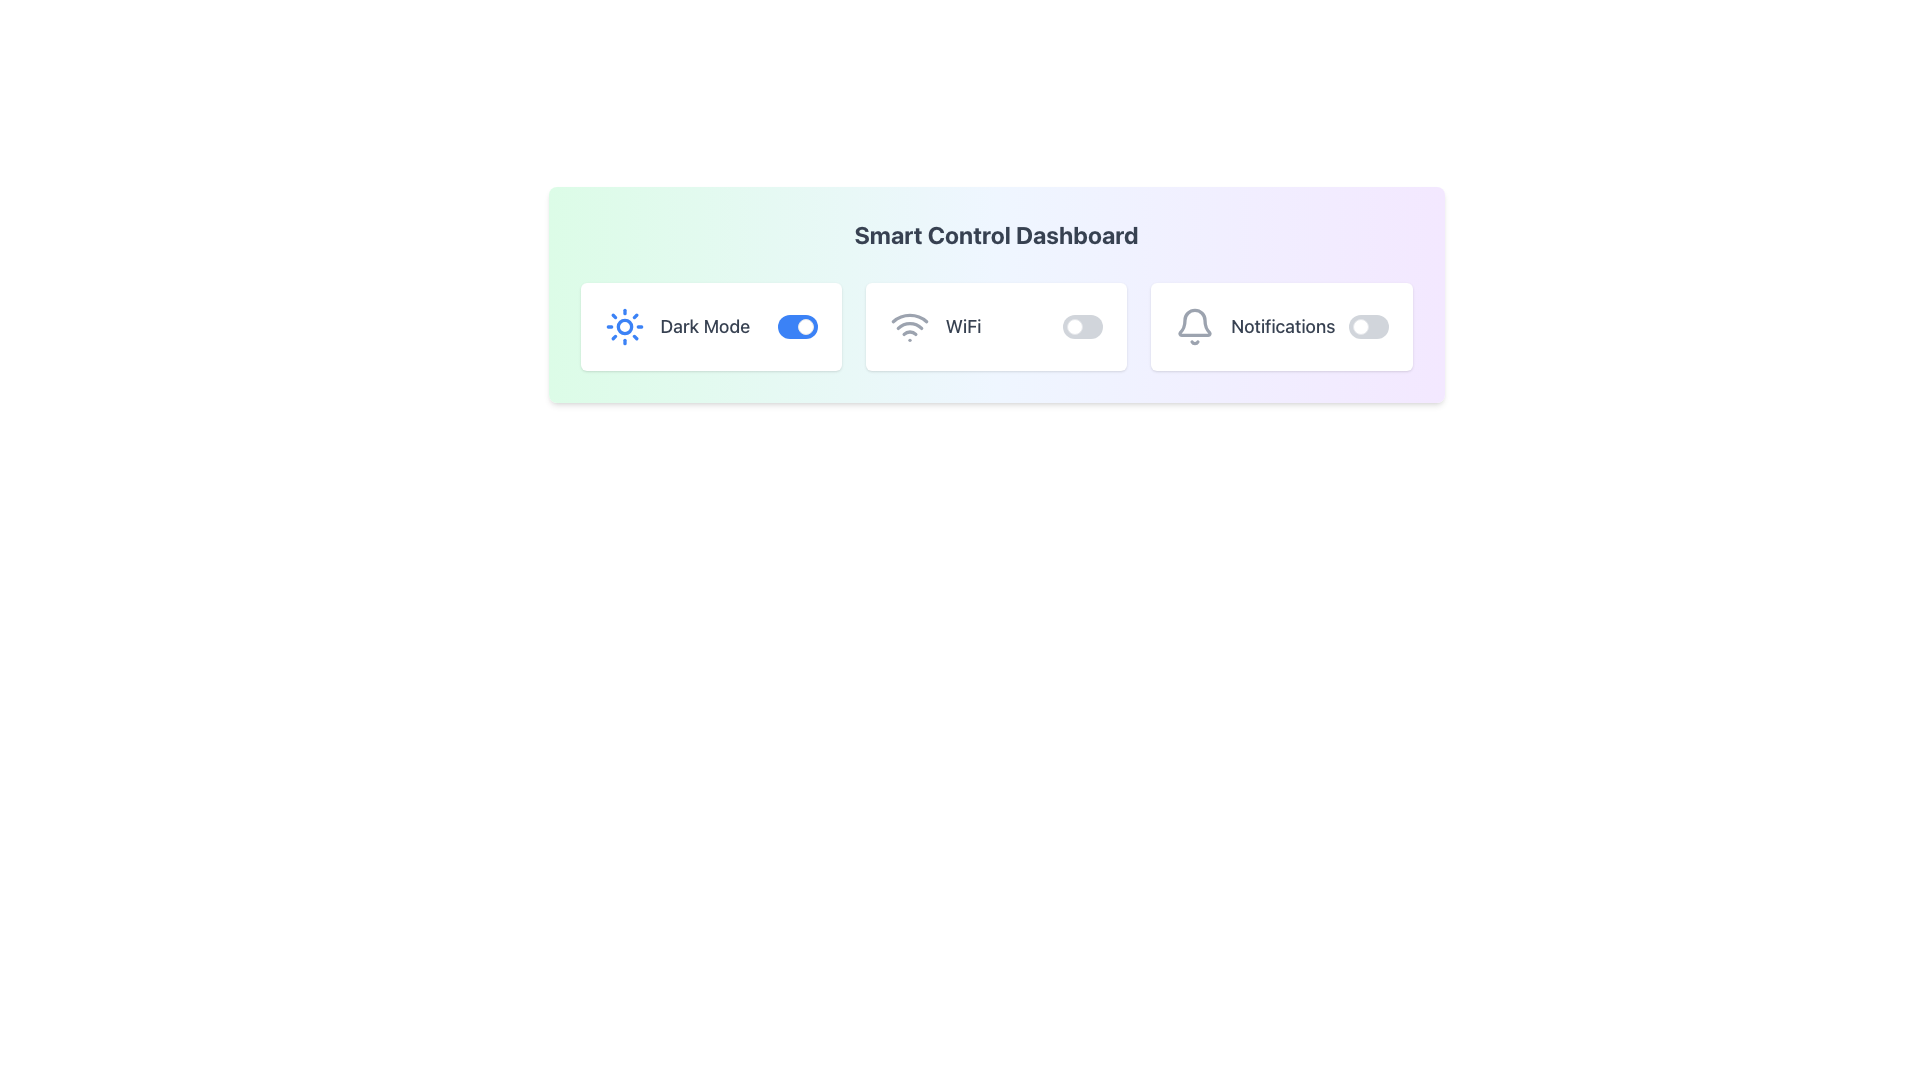 This screenshot has width=1920, height=1080. Describe the element at coordinates (996, 234) in the screenshot. I see `text label displaying 'Smart Control Dashboard' which is styled with a bold font and is positioned at the top-center of the gradient-colored panel` at that location.